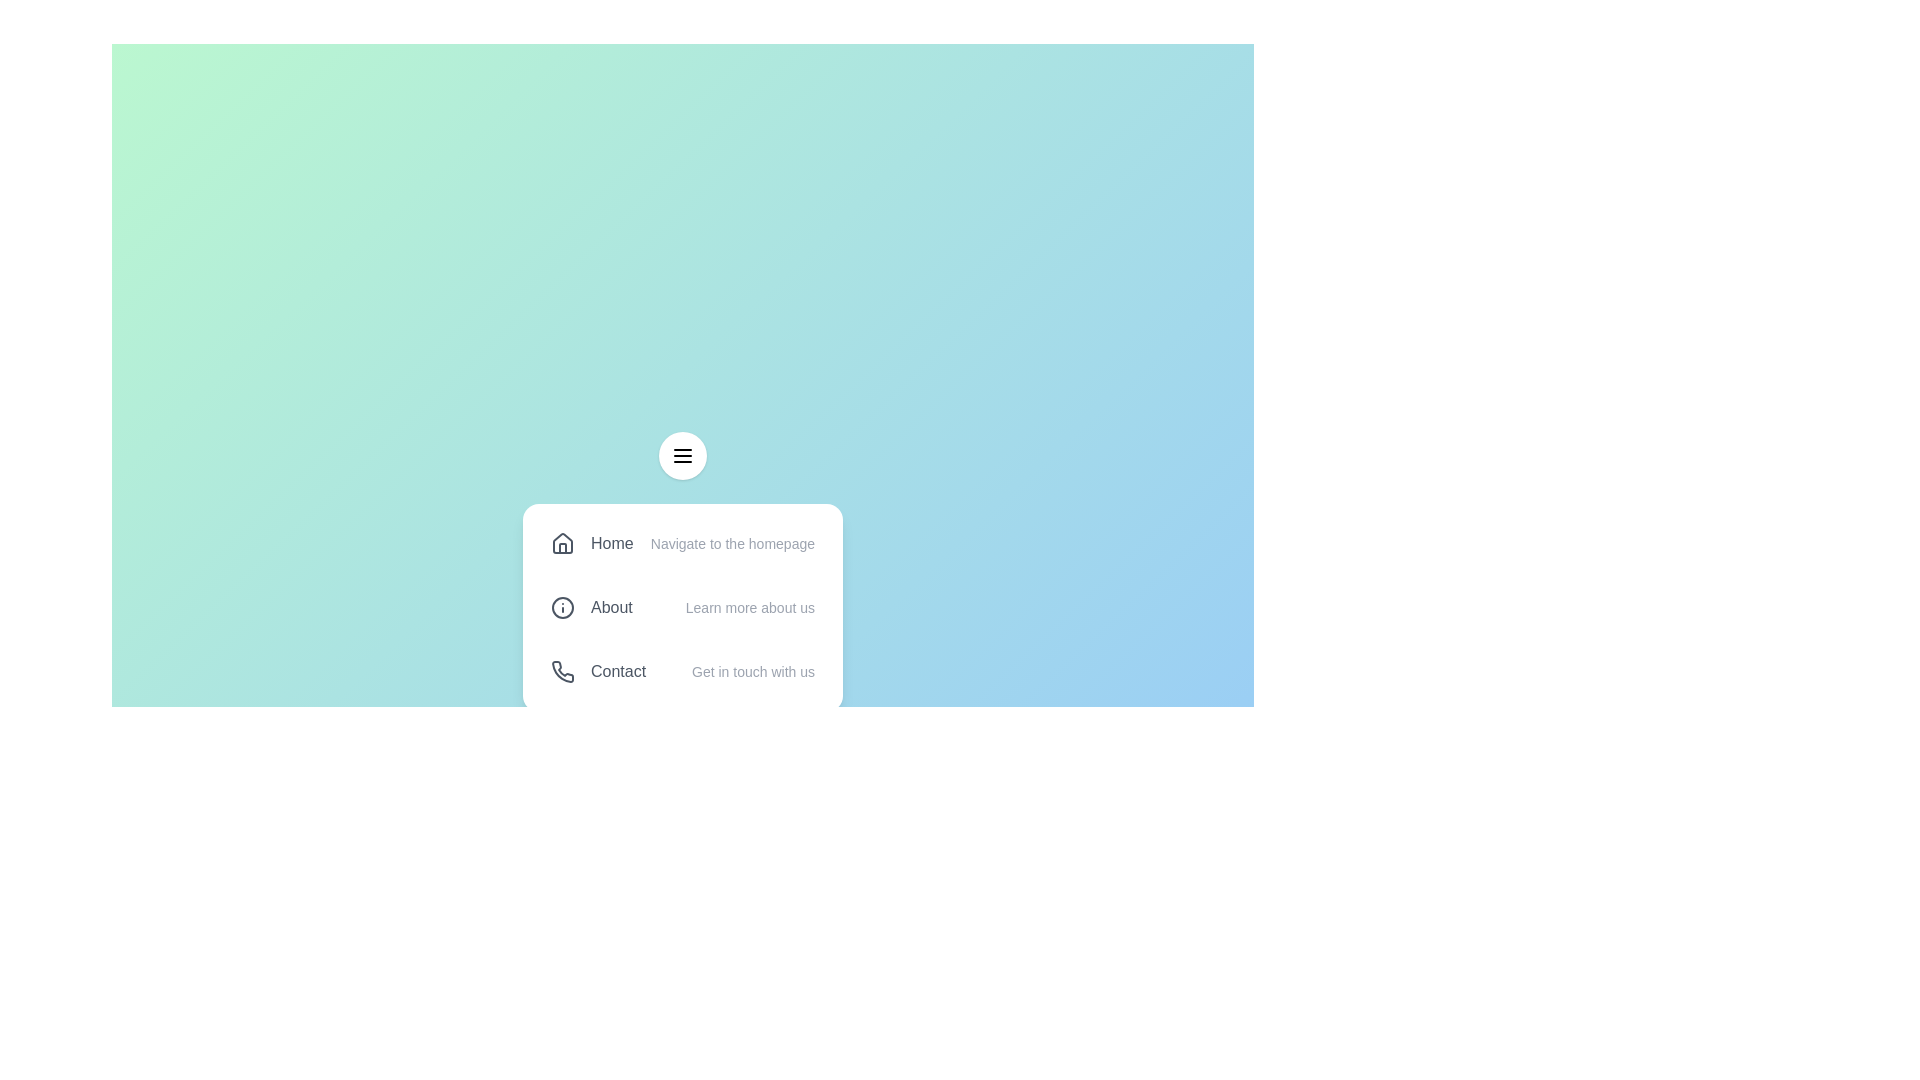 This screenshot has height=1080, width=1920. I want to click on the menu item About, so click(682, 607).